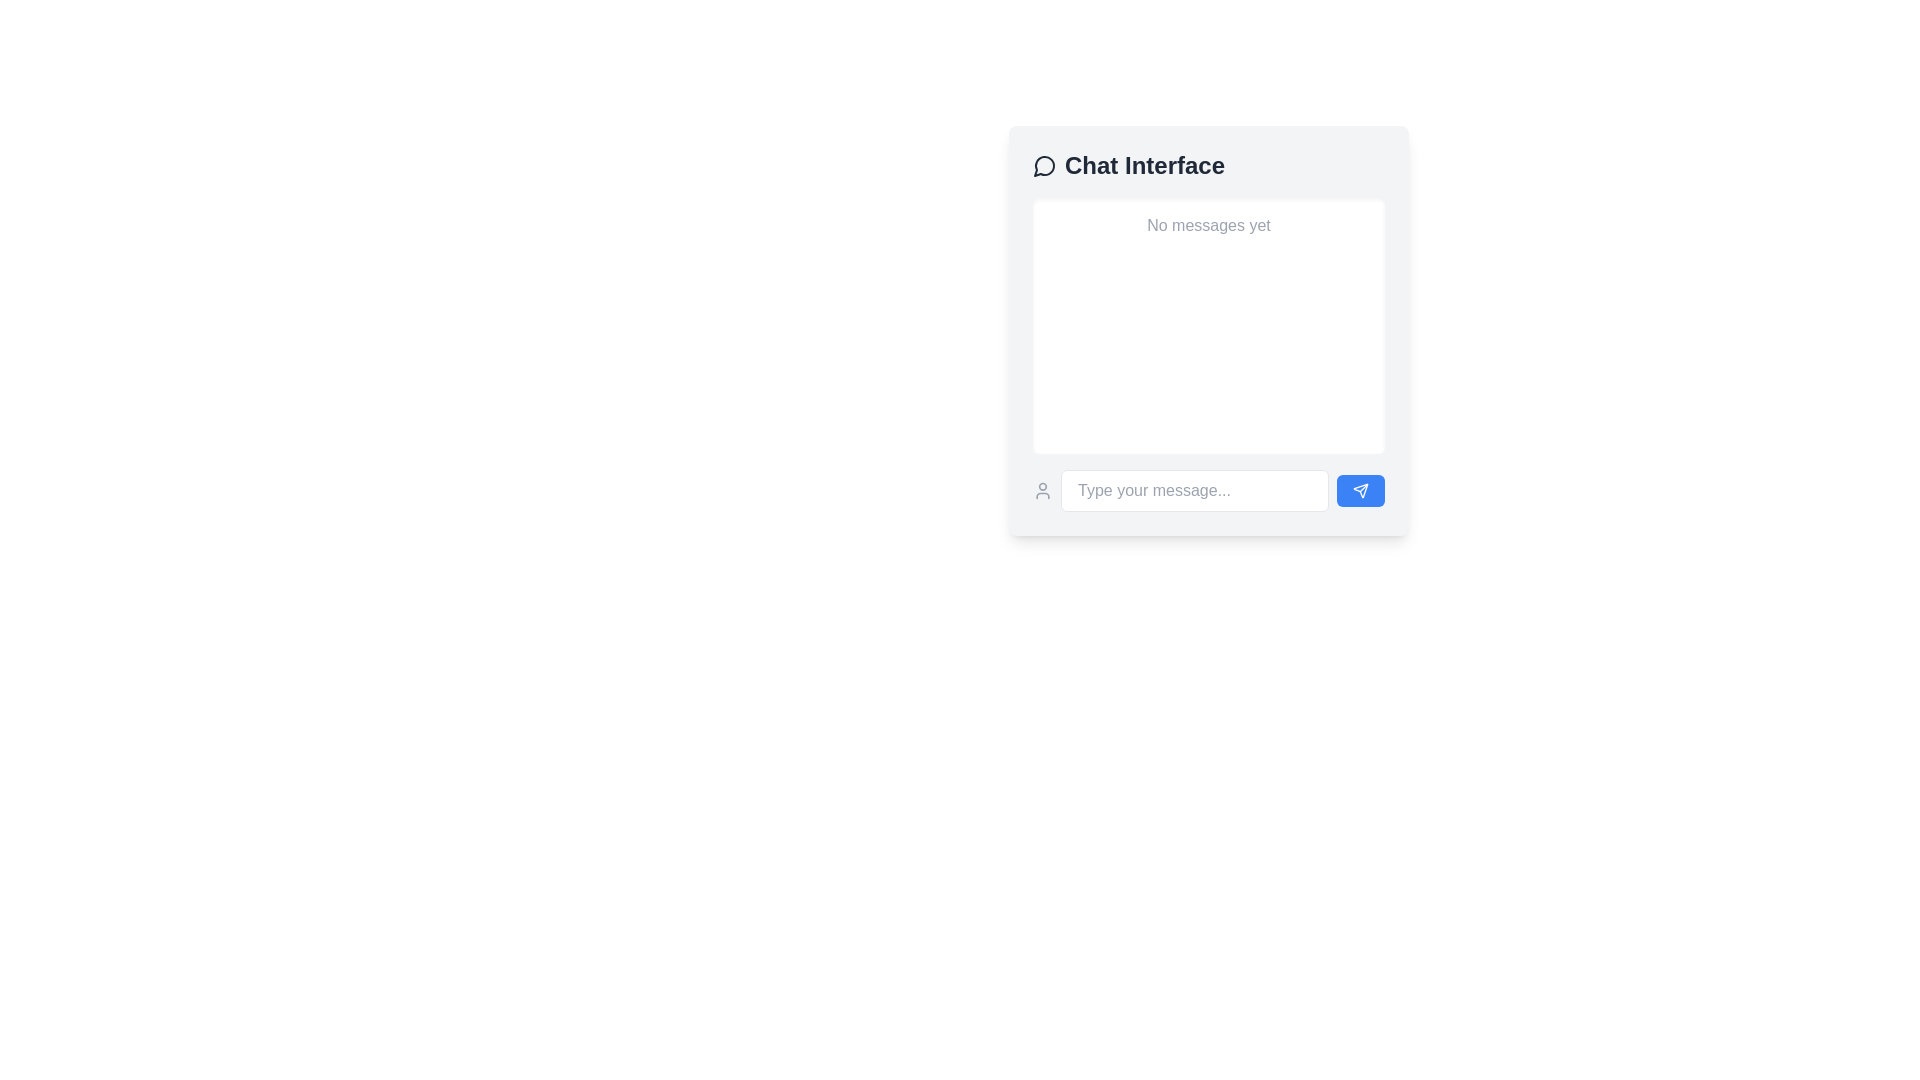 Image resolution: width=1920 pixels, height=1080 pixels. Describe the element at coordinates (1195, 490) in the screenshot. I see `the text input box for messages, which is a rounded rectangle with placeholder text 'Type your message...' located at the bottom of the chat interface` at that location.